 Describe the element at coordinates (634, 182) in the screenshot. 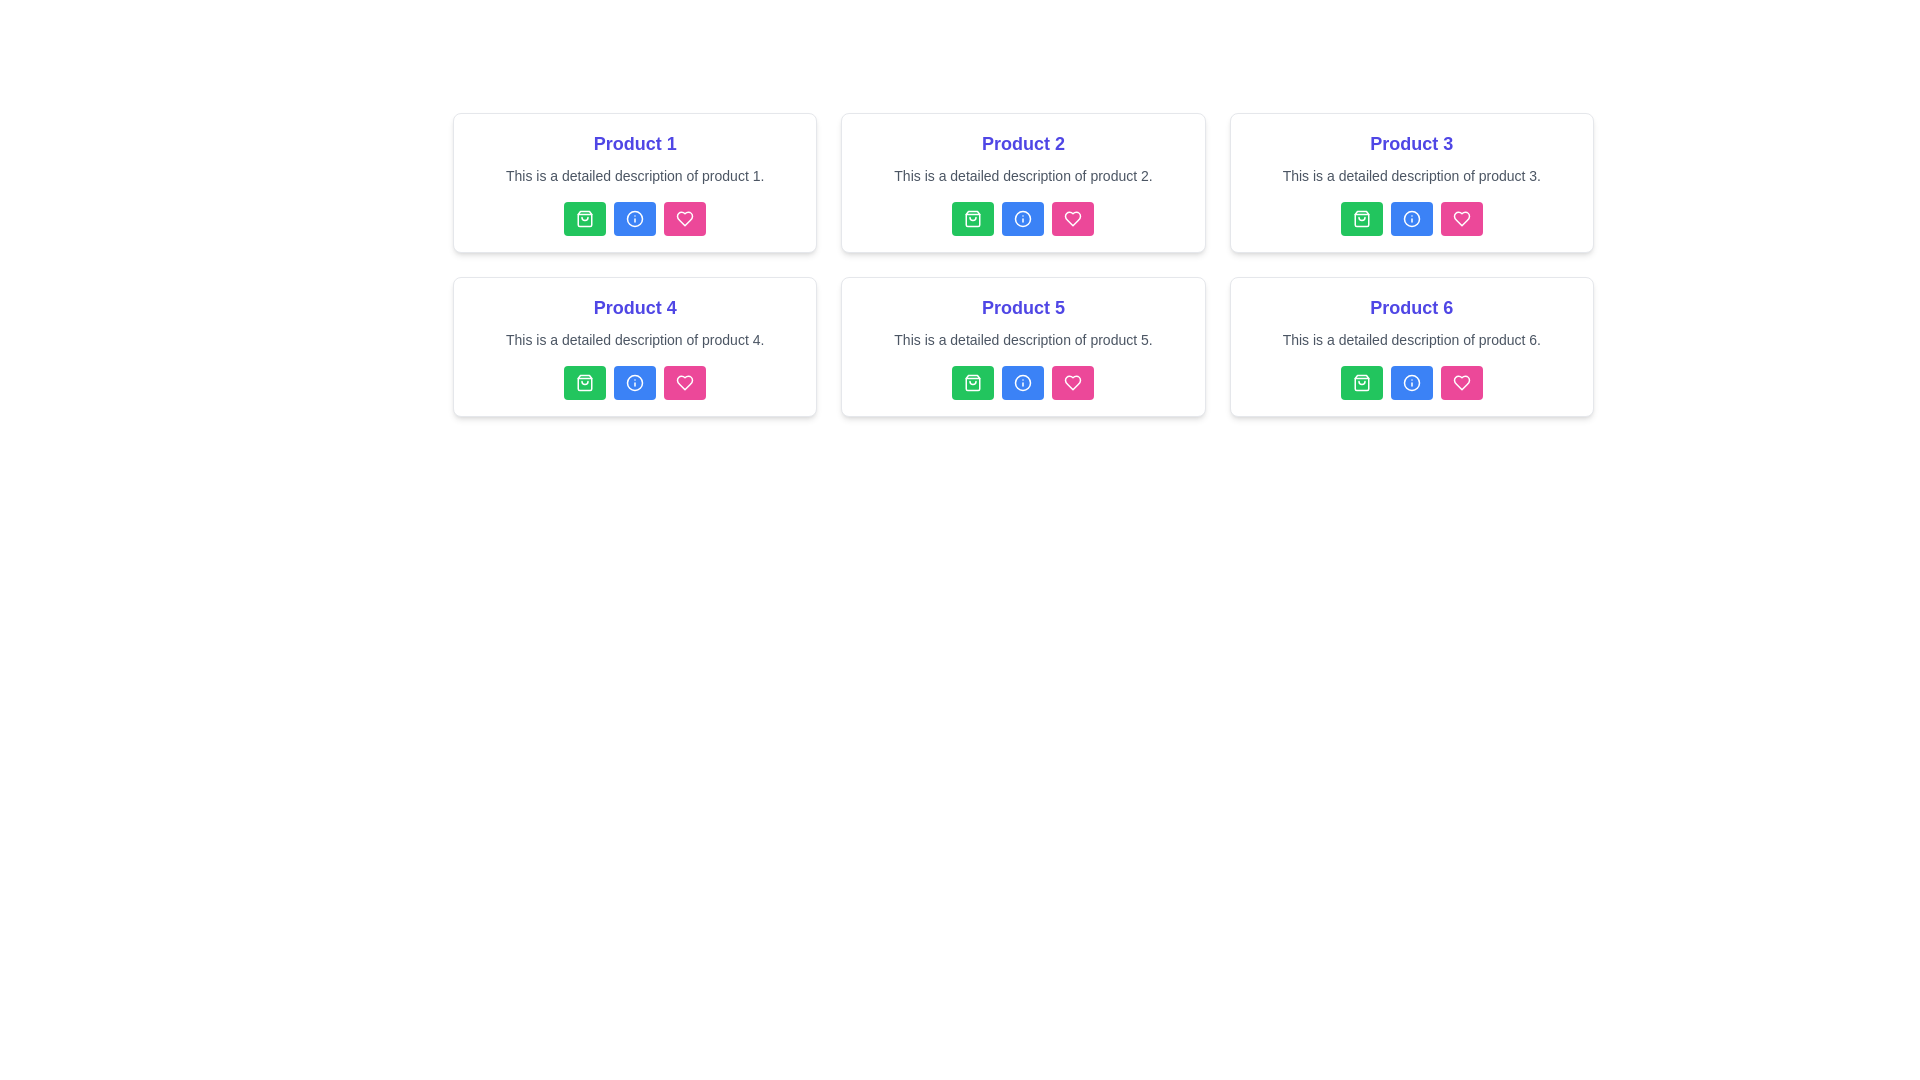

I see `the Product Card located at the top-left corner of the grid layout, which displays key information about the product` at that location.